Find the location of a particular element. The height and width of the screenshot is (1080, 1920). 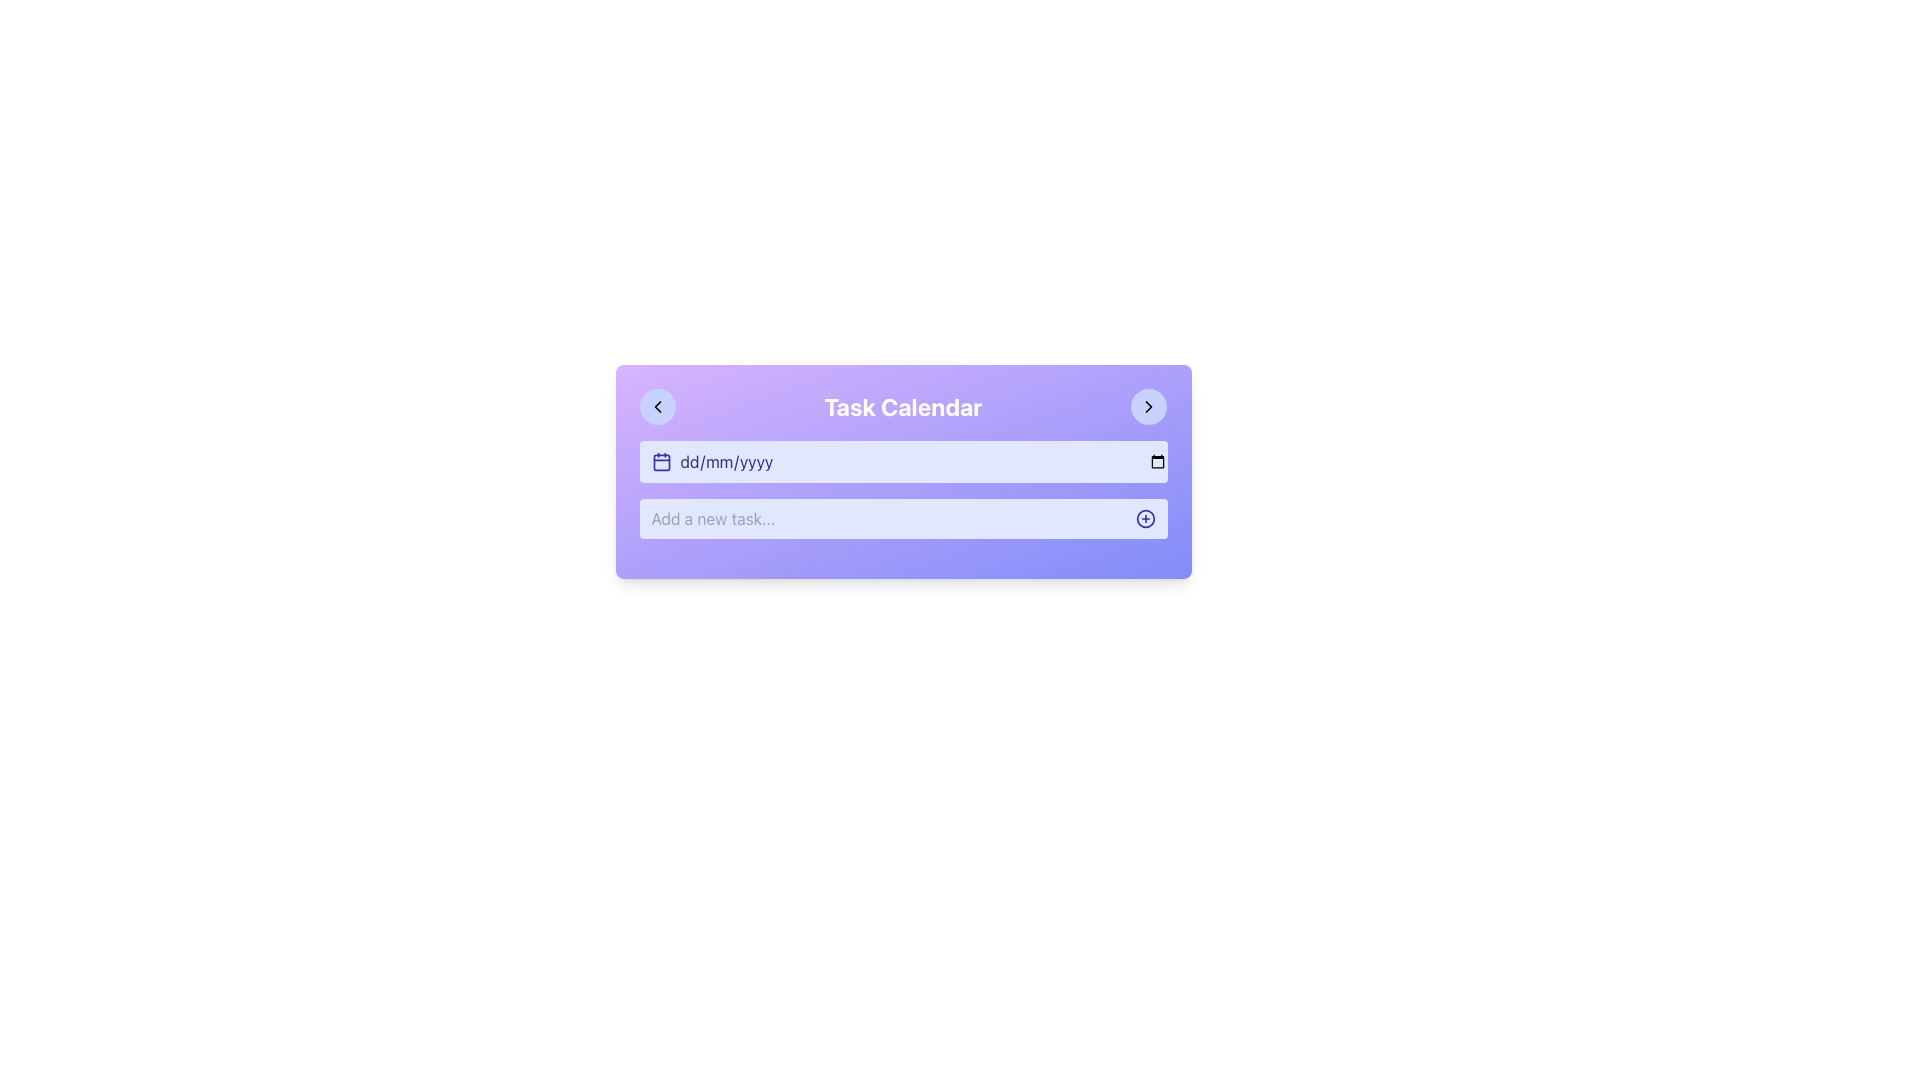

the SVG Circle that represents the 'Add a new task' button, which is part of a plus sign inside a circle, located at the right end of the second input field is located at coordinates (1145, 518).